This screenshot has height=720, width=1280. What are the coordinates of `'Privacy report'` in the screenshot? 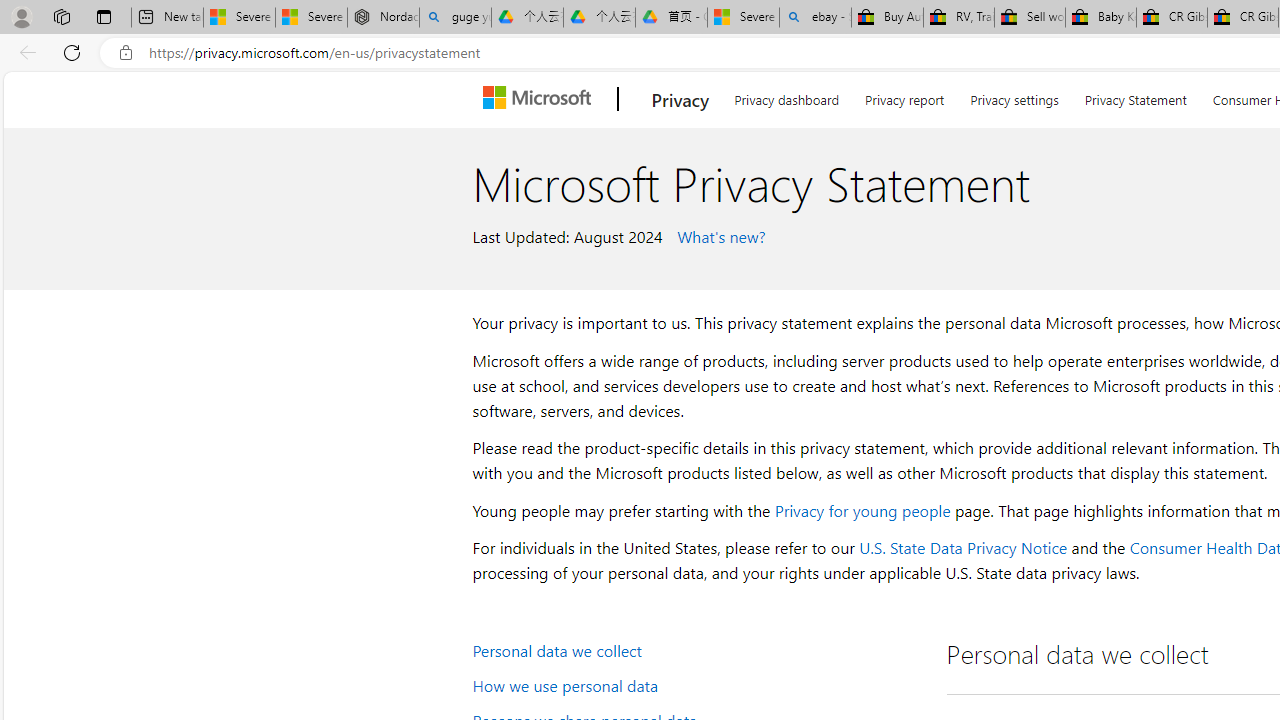 It's located at (903, 96).